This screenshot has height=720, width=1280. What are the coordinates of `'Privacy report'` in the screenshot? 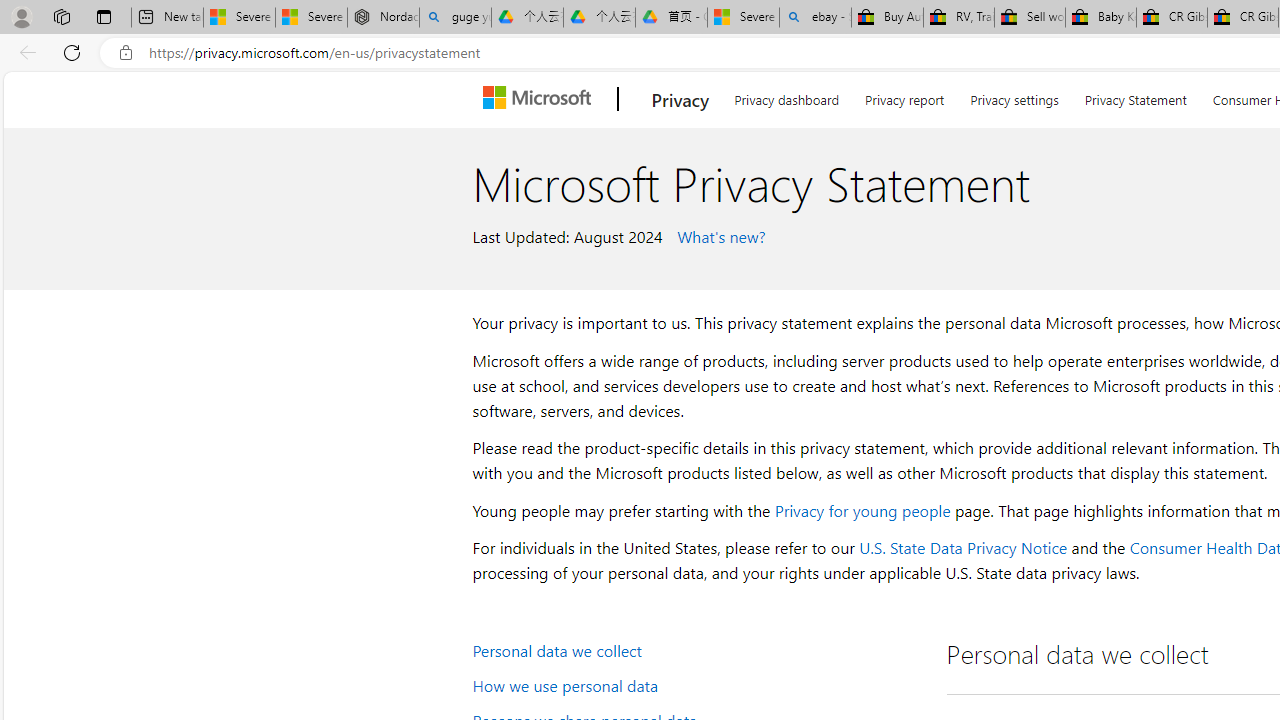 It's located at (903, 96).